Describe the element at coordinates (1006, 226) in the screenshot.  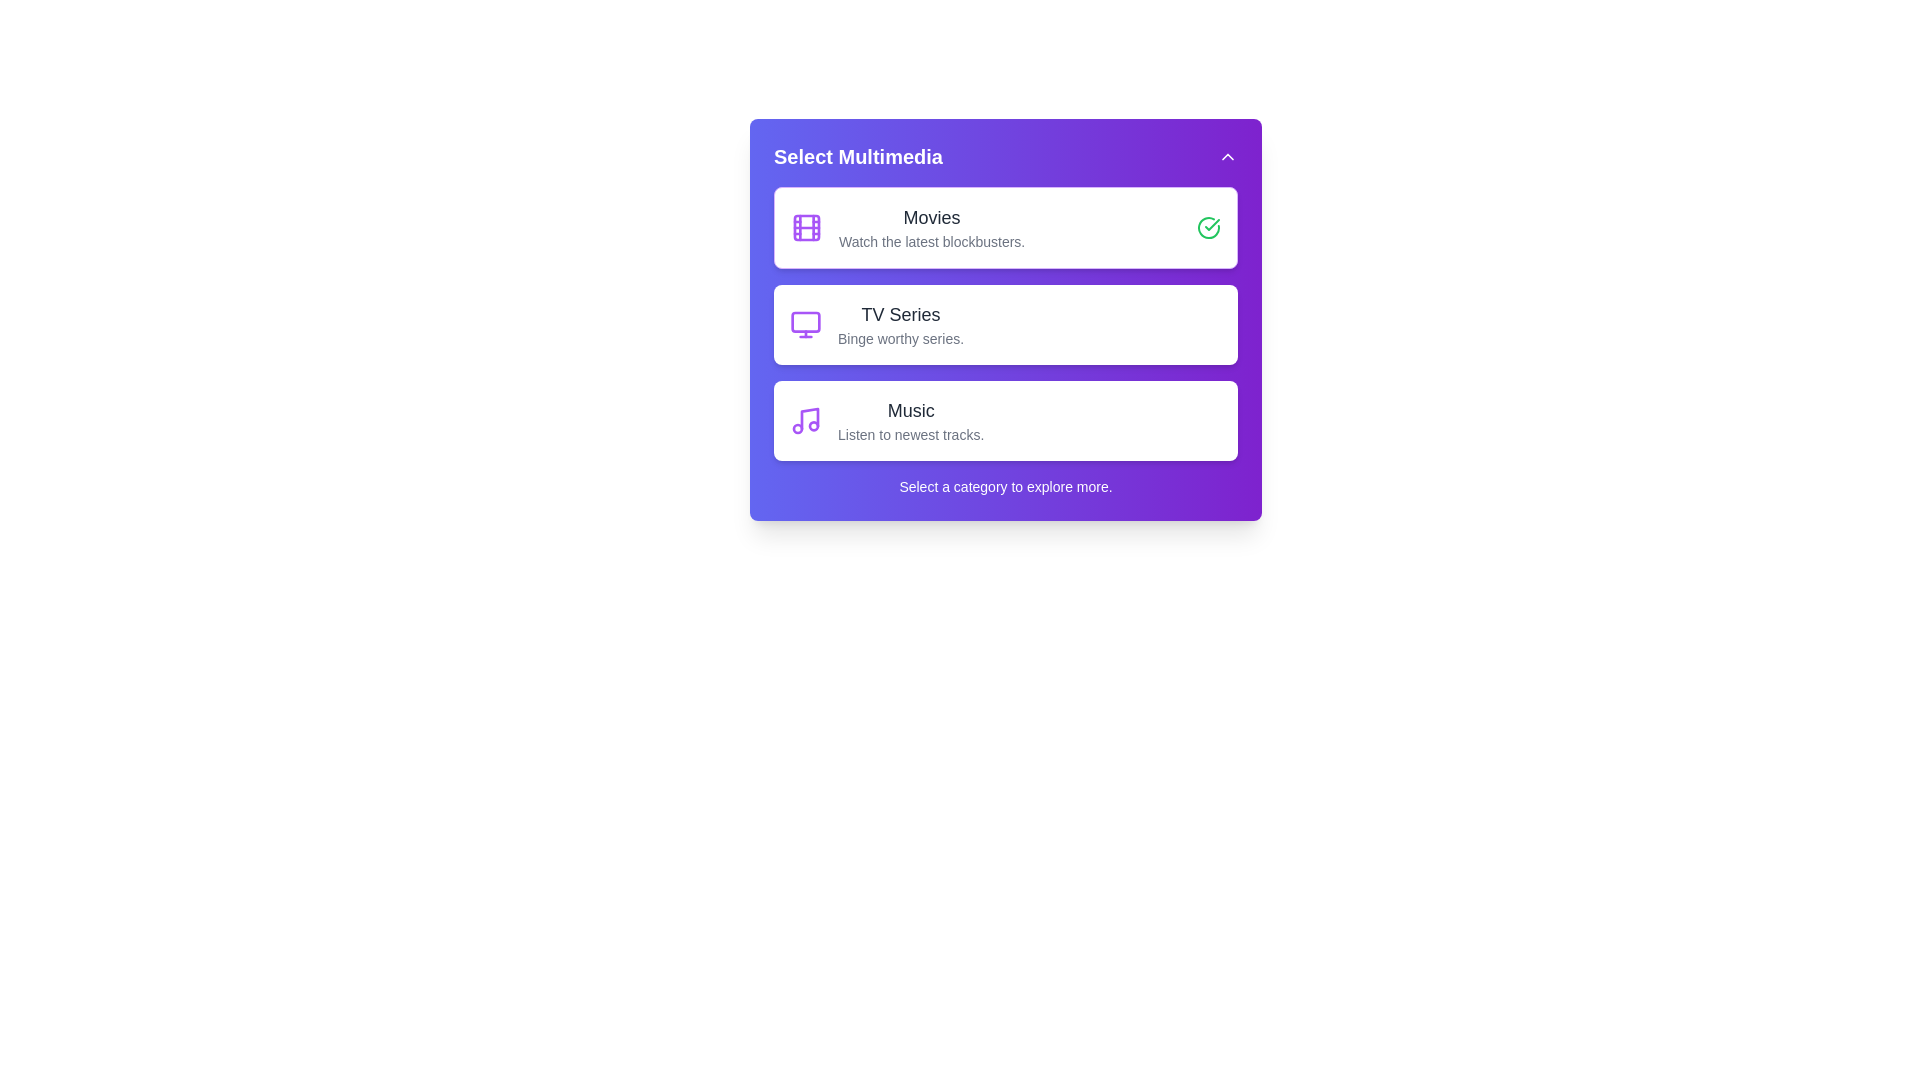
I see `the multimedia category Movies by clicking on its respective card` at that location.